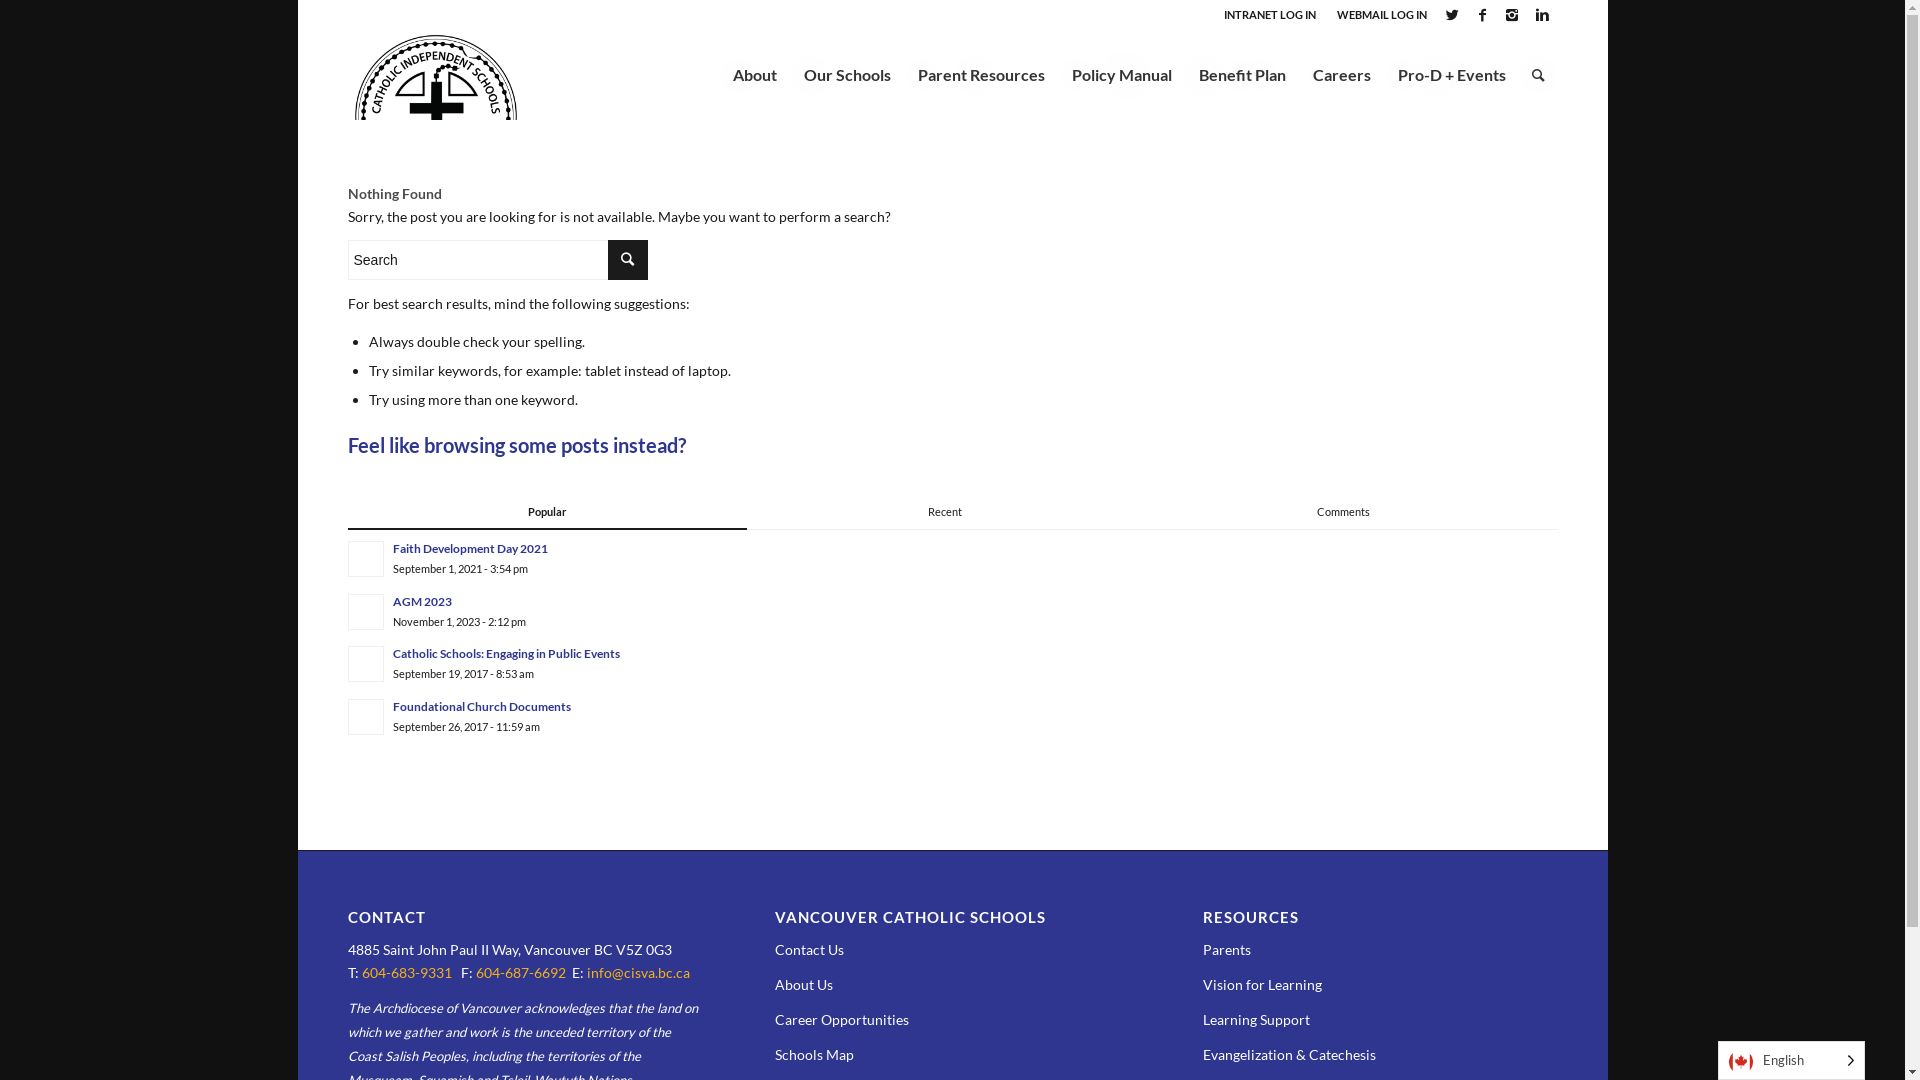  I want to click on 'Vision for Learning', so click(1261, 983).